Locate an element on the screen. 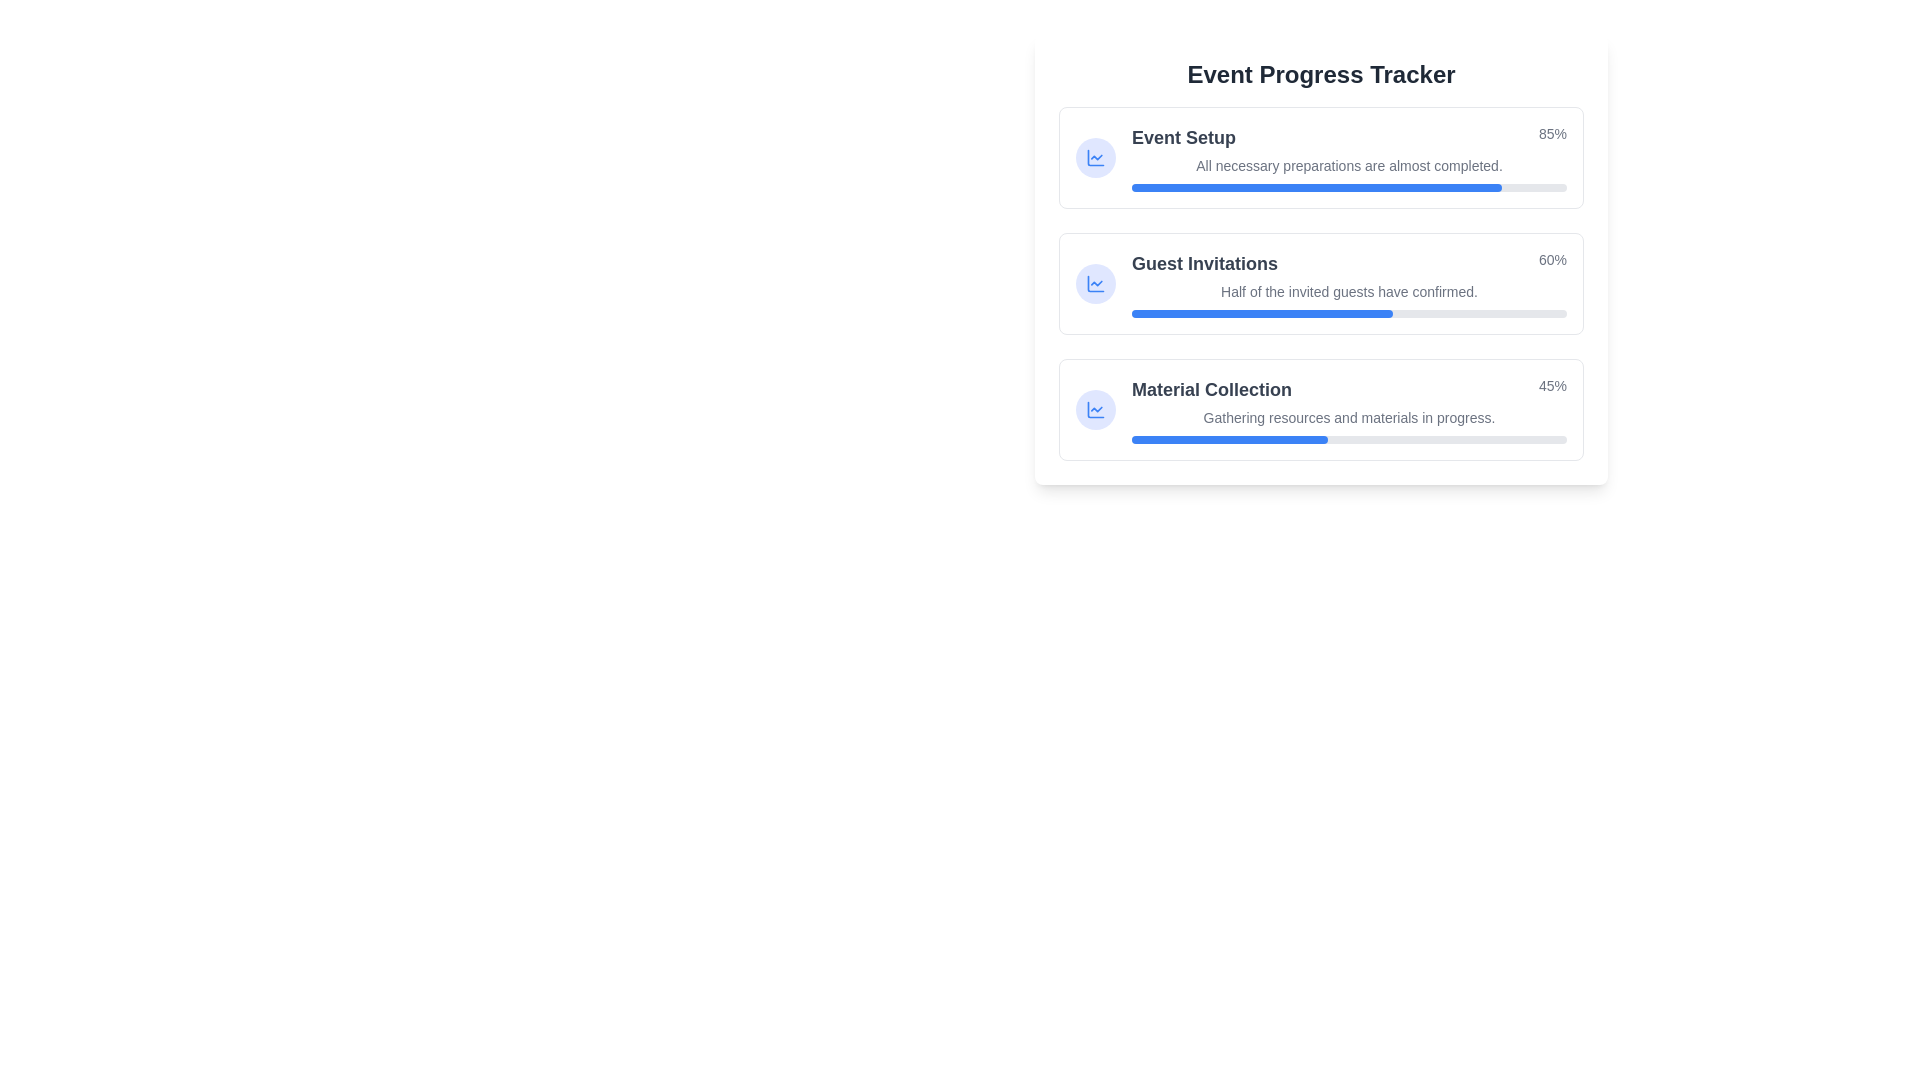 This screenshot has height=1080, width=1920. the Progress indicator for 'Event Setup' that shows 85% completion, located at the top of the Event Progress Tracker is located at coordinates (1349, 137).